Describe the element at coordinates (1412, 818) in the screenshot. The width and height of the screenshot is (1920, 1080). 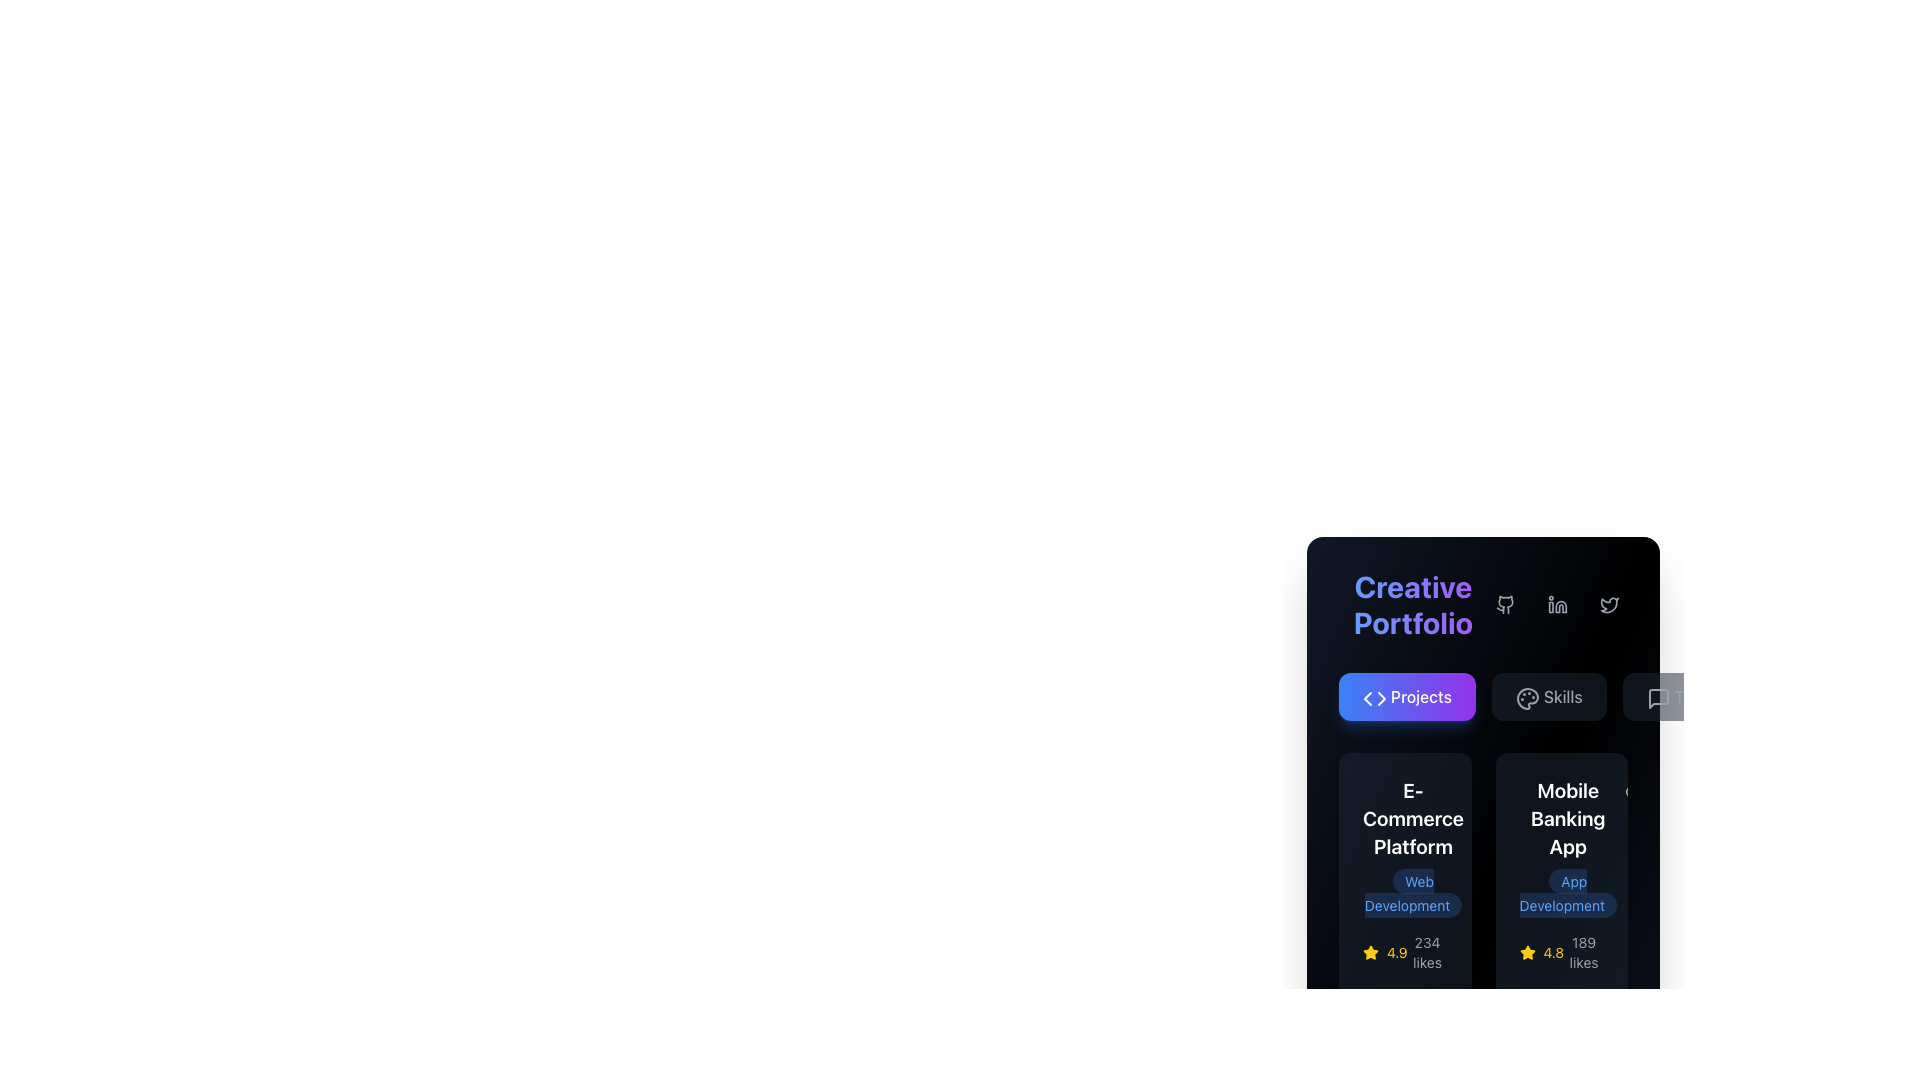
I see `static text element displaying 'E-Commerce Platform' which is prominently styled in white, bold font, located above the 'Web Development' badge in a card layout` at that location.